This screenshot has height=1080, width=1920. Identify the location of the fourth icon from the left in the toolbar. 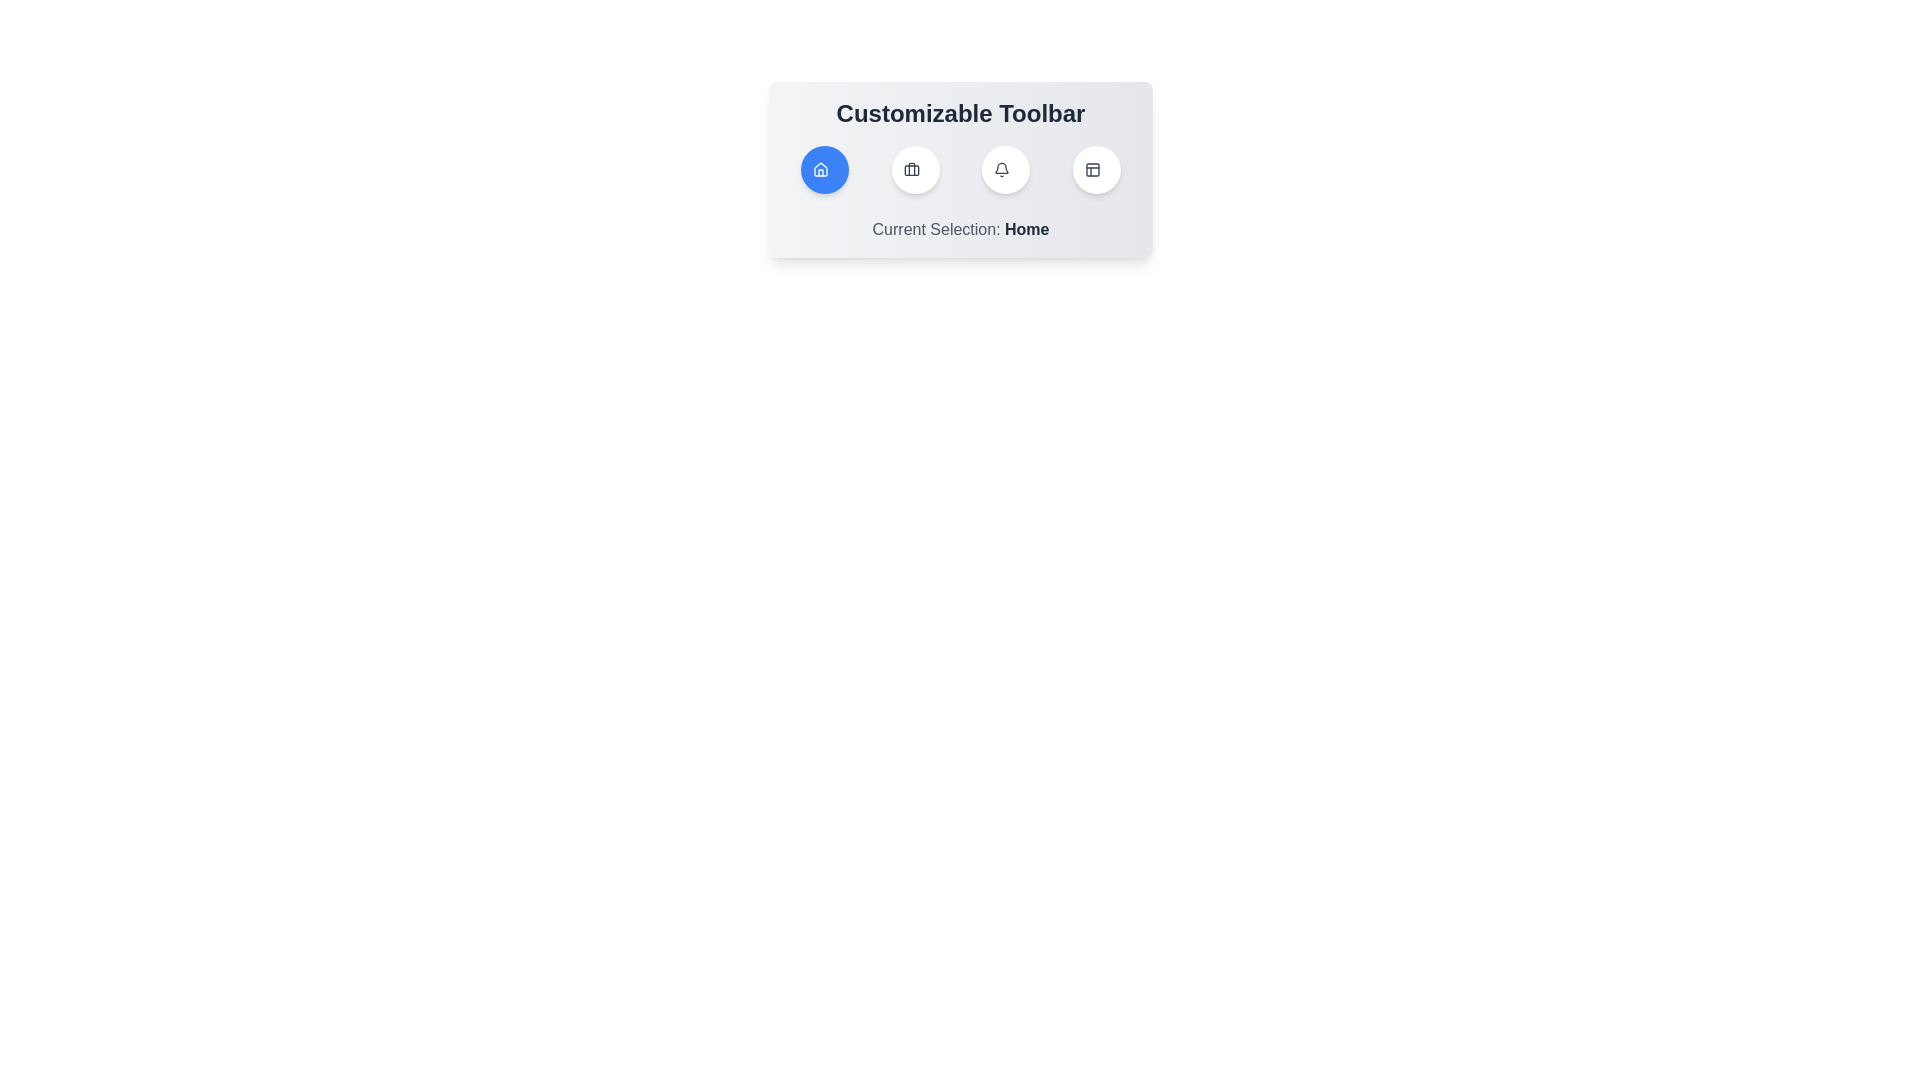
(1092, 168).